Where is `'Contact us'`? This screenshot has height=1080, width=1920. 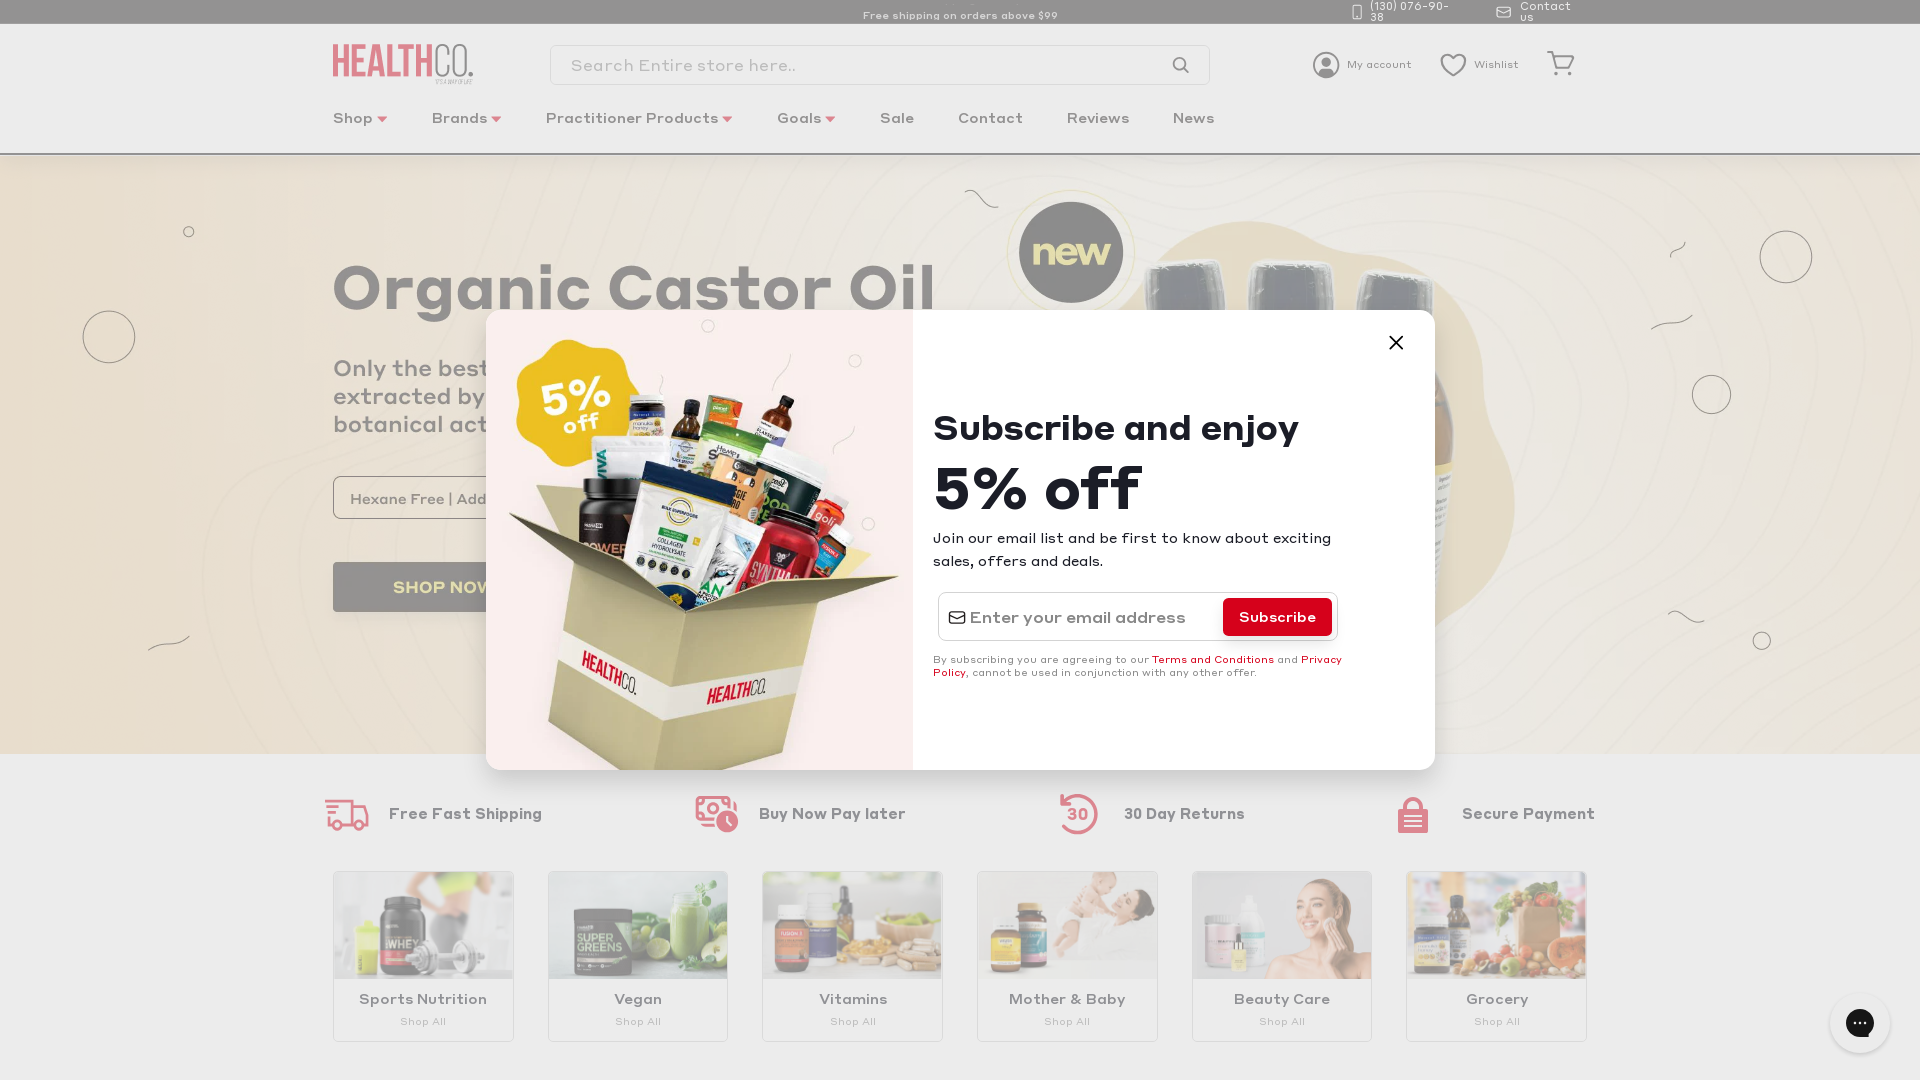 'Contact us' is located at coordinates (1540, 11).